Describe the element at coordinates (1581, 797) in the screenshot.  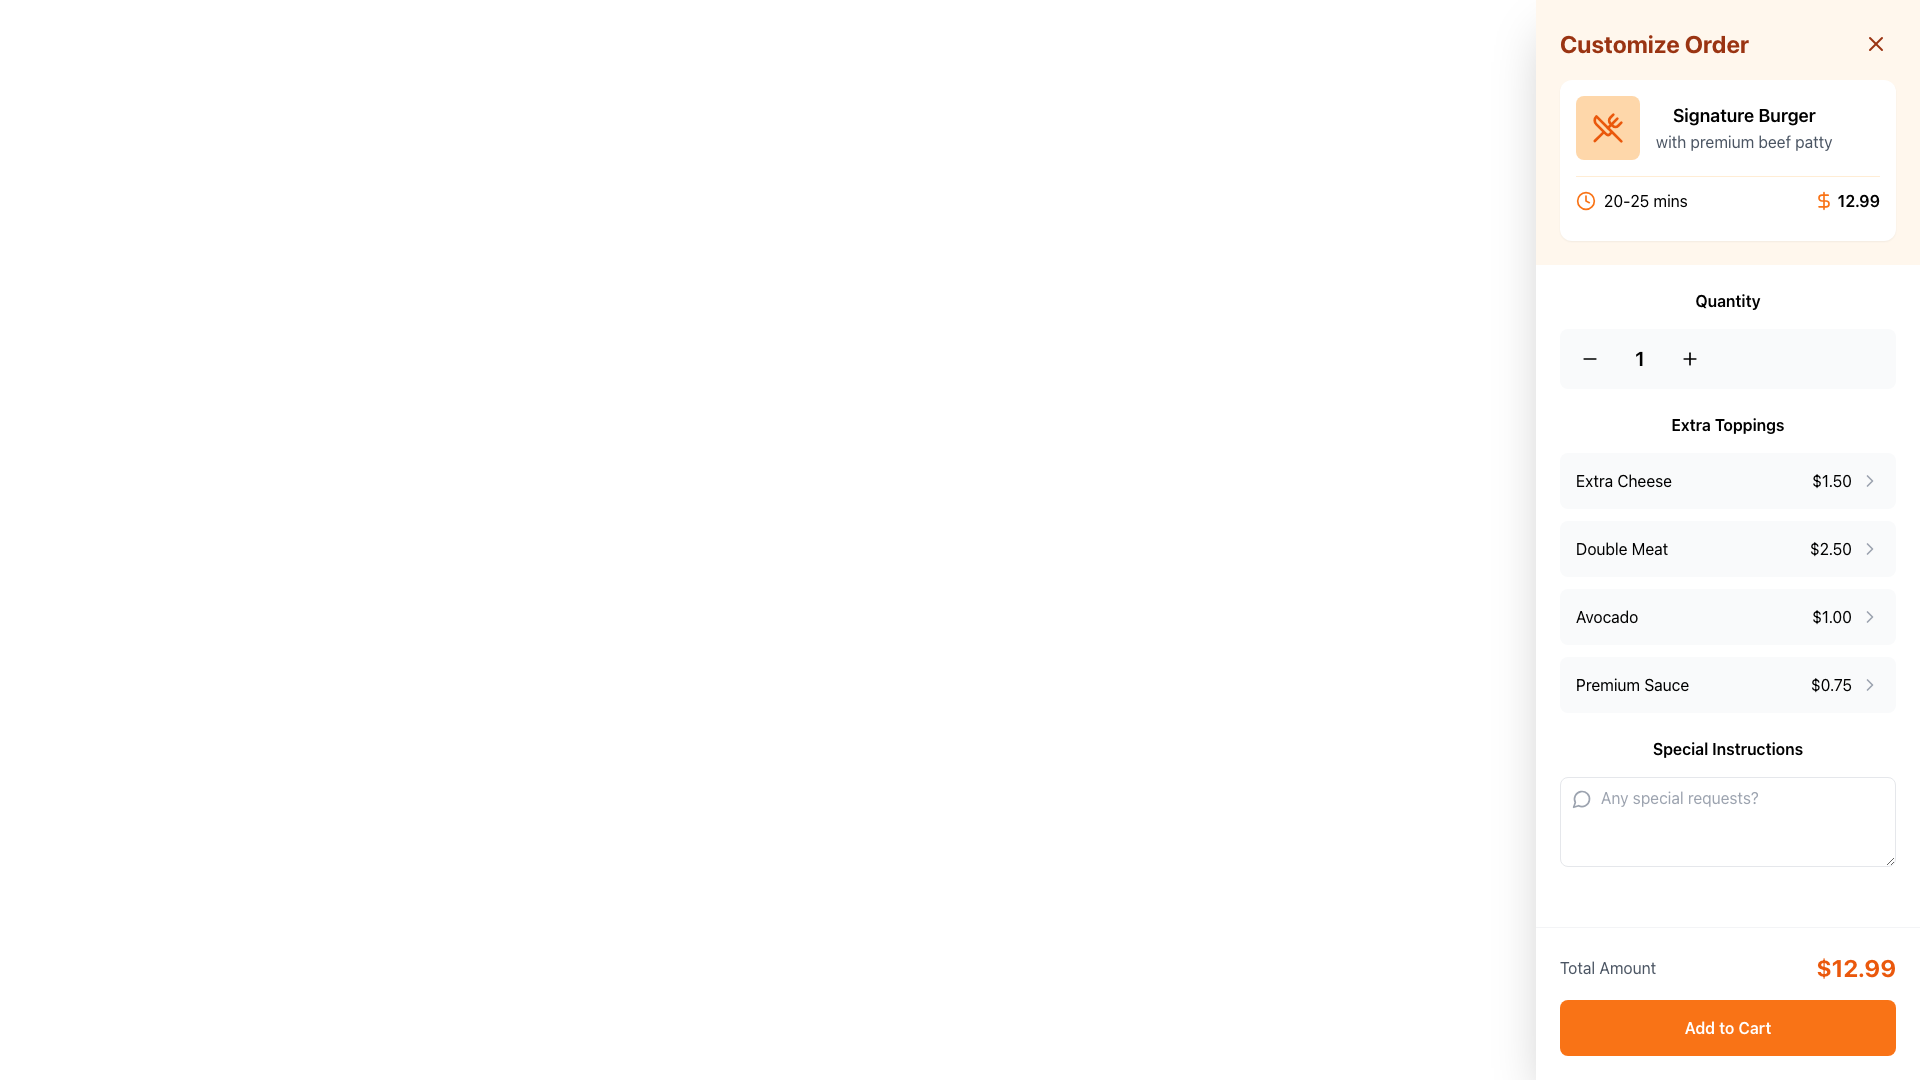
I see `the gray circular chat bubble icon located near the top left of the 'Special Instructions' input field` at that location.